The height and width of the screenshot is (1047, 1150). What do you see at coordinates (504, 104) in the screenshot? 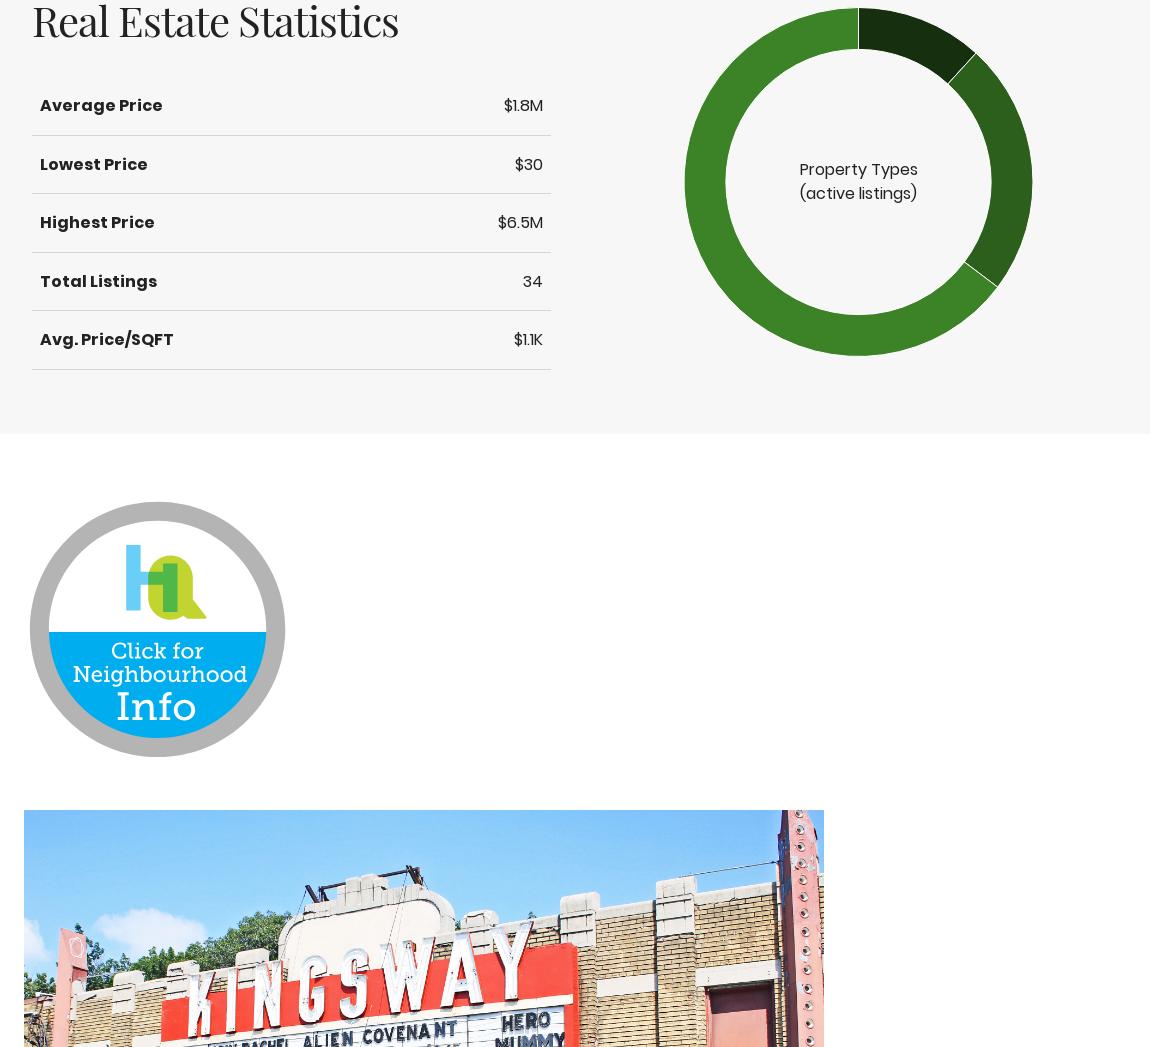
I see `'$1.8M'` at bounding box center [504, 104].